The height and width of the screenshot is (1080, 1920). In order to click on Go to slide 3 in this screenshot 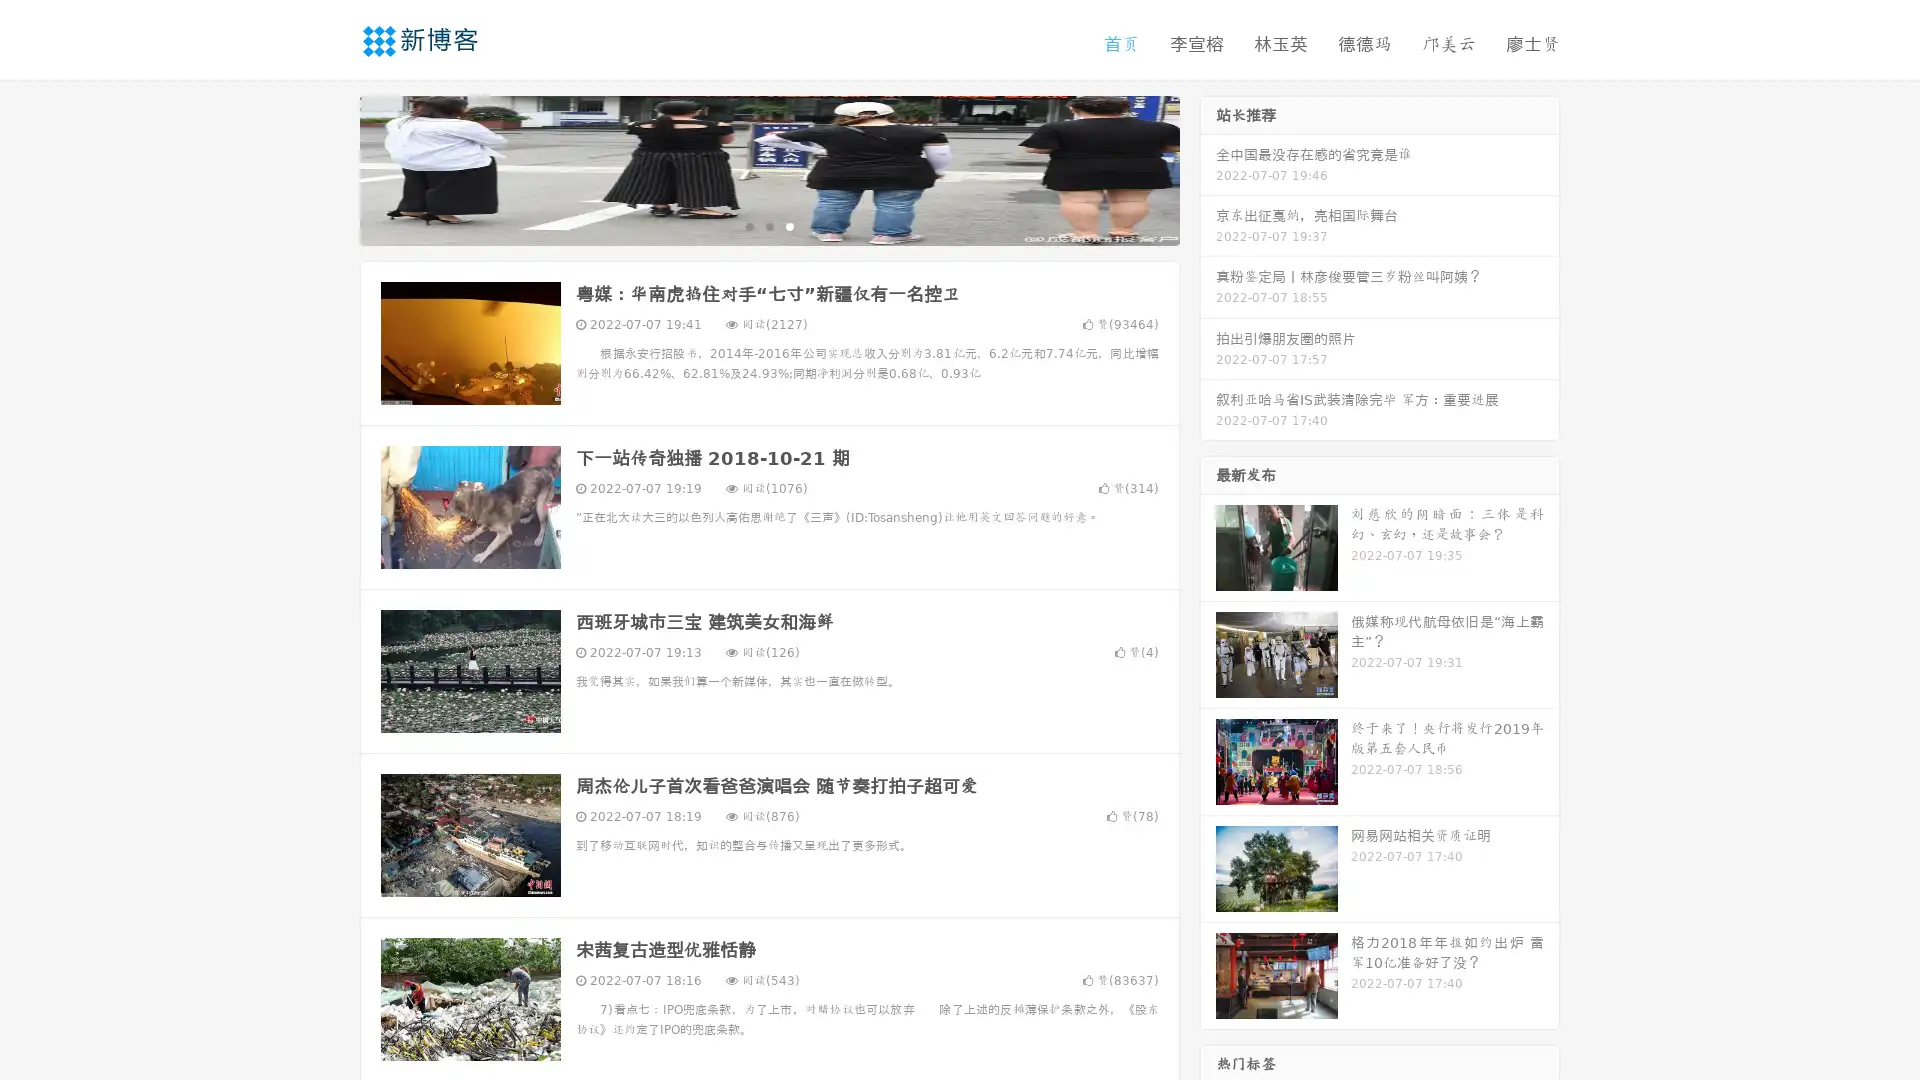, I will do `click(789, 225)`.